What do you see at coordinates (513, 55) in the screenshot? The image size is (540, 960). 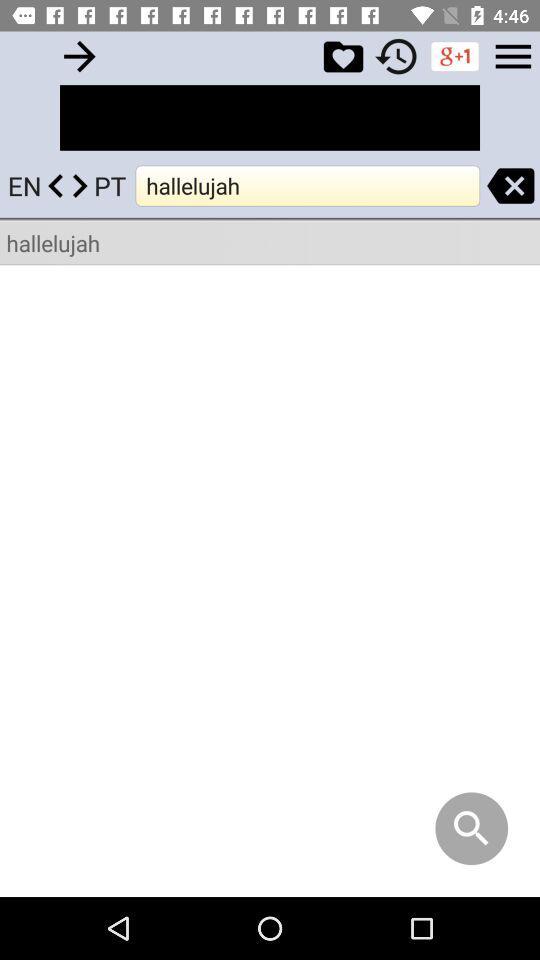 I see `menu bar button` at bounding box center [513, 55].